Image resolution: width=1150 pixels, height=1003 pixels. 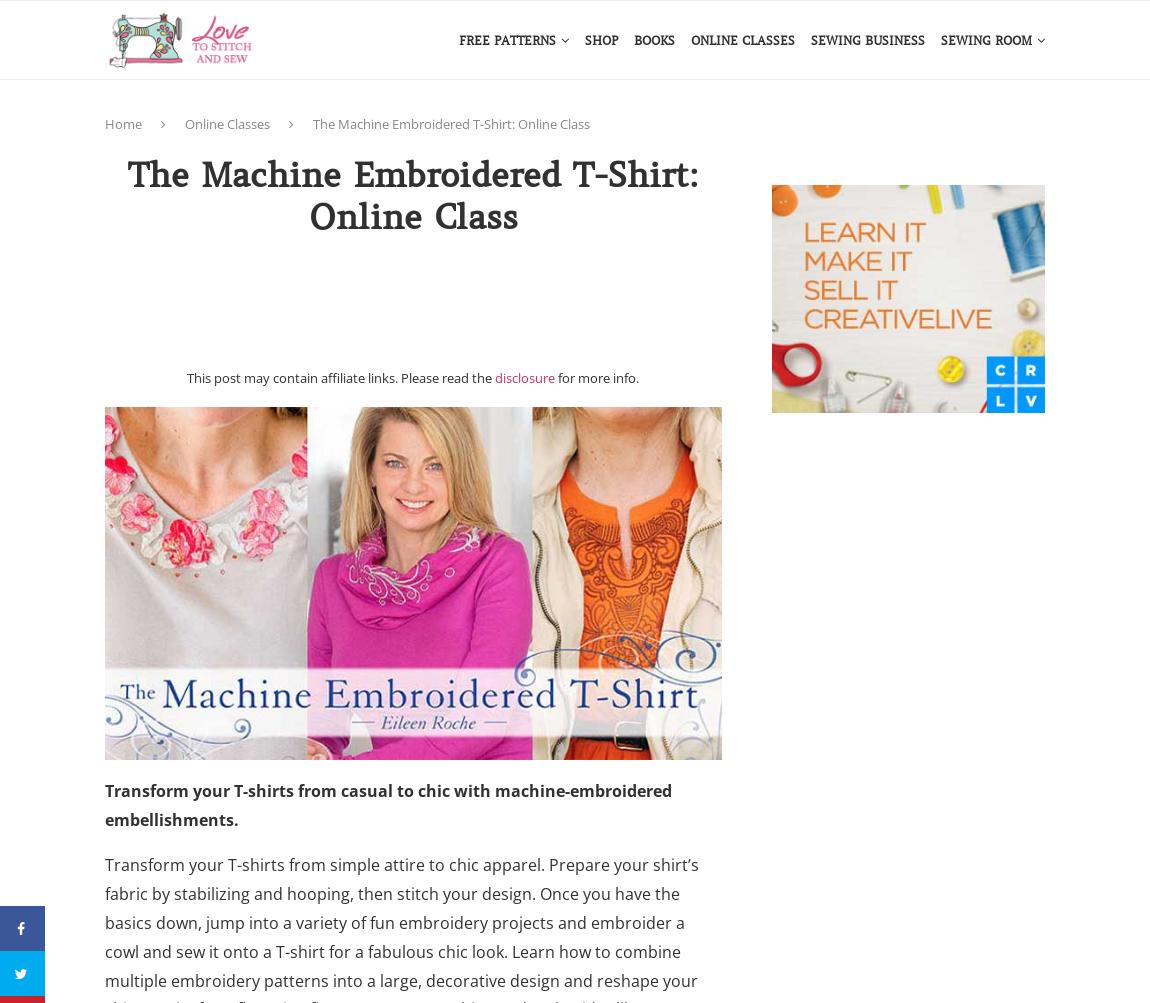 I want to click on 'Home', so click(x=122, y=122).